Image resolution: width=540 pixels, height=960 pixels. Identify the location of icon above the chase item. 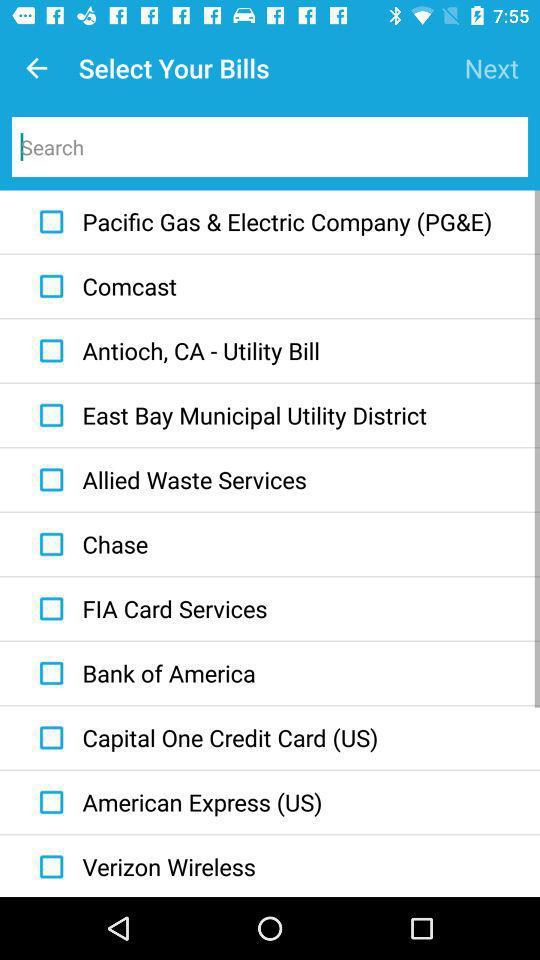
(167, 480).